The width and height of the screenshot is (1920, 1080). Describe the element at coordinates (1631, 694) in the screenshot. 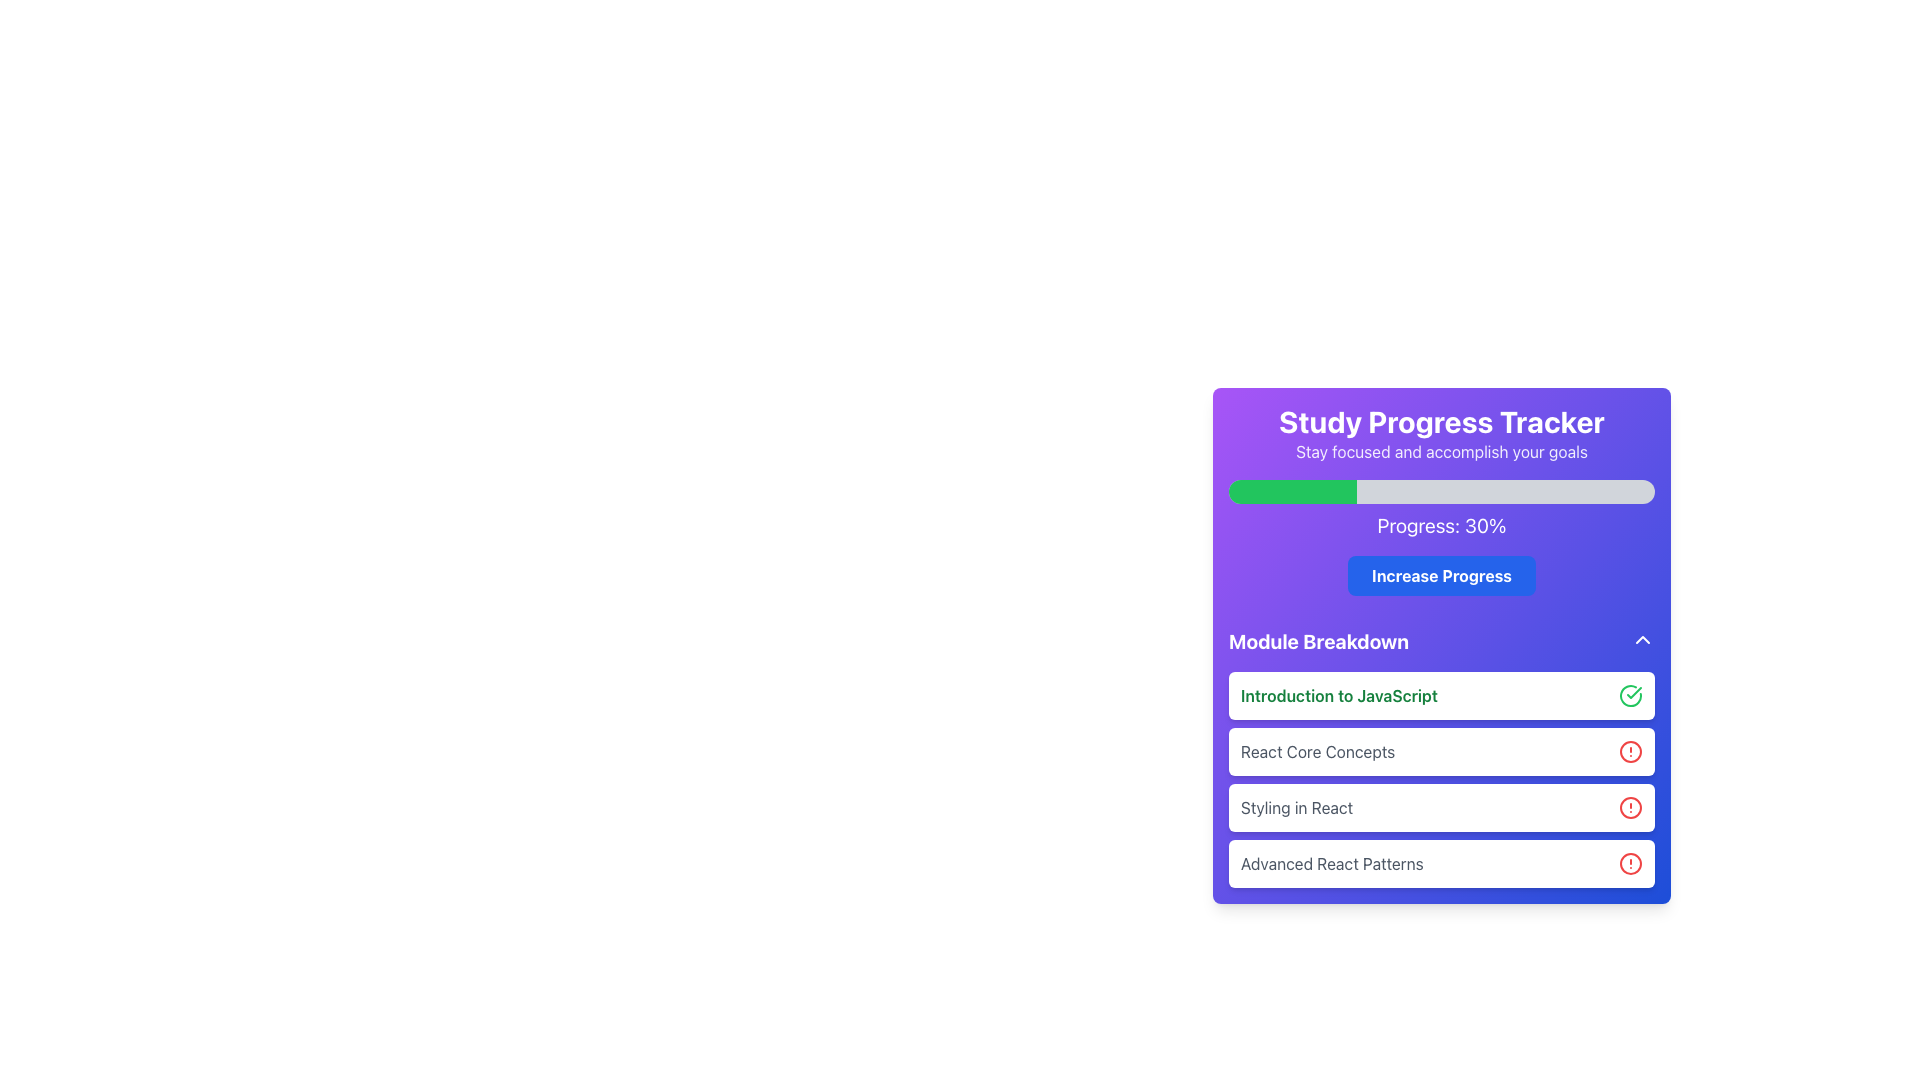

I see `the graphical icon located at the right end of the 'Introduction to JavaScript' row to mark the module as complete` at that location.